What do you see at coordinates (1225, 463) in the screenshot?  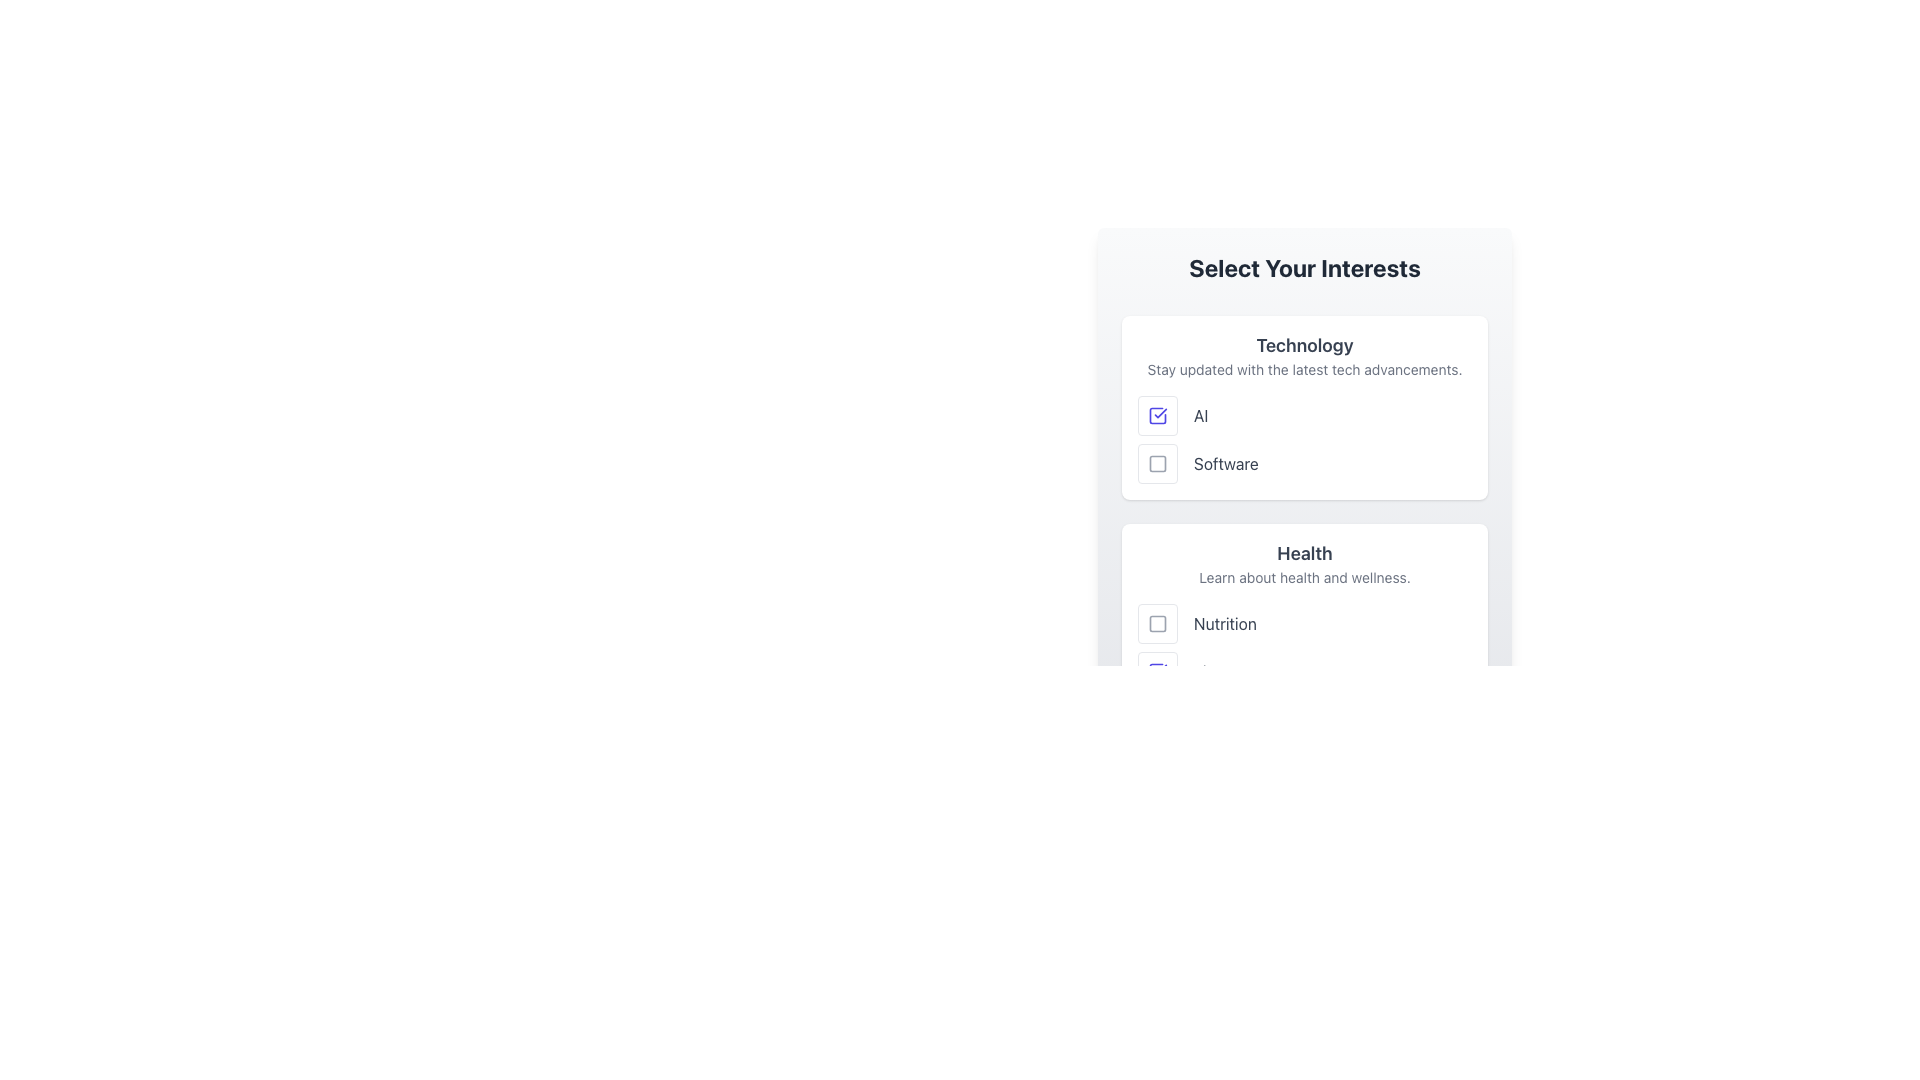 I see `the 'Software' text label in gray font located in the 'Technology' section, positioned to the right of the checkbox icon` at bounding box center [1225, 463].